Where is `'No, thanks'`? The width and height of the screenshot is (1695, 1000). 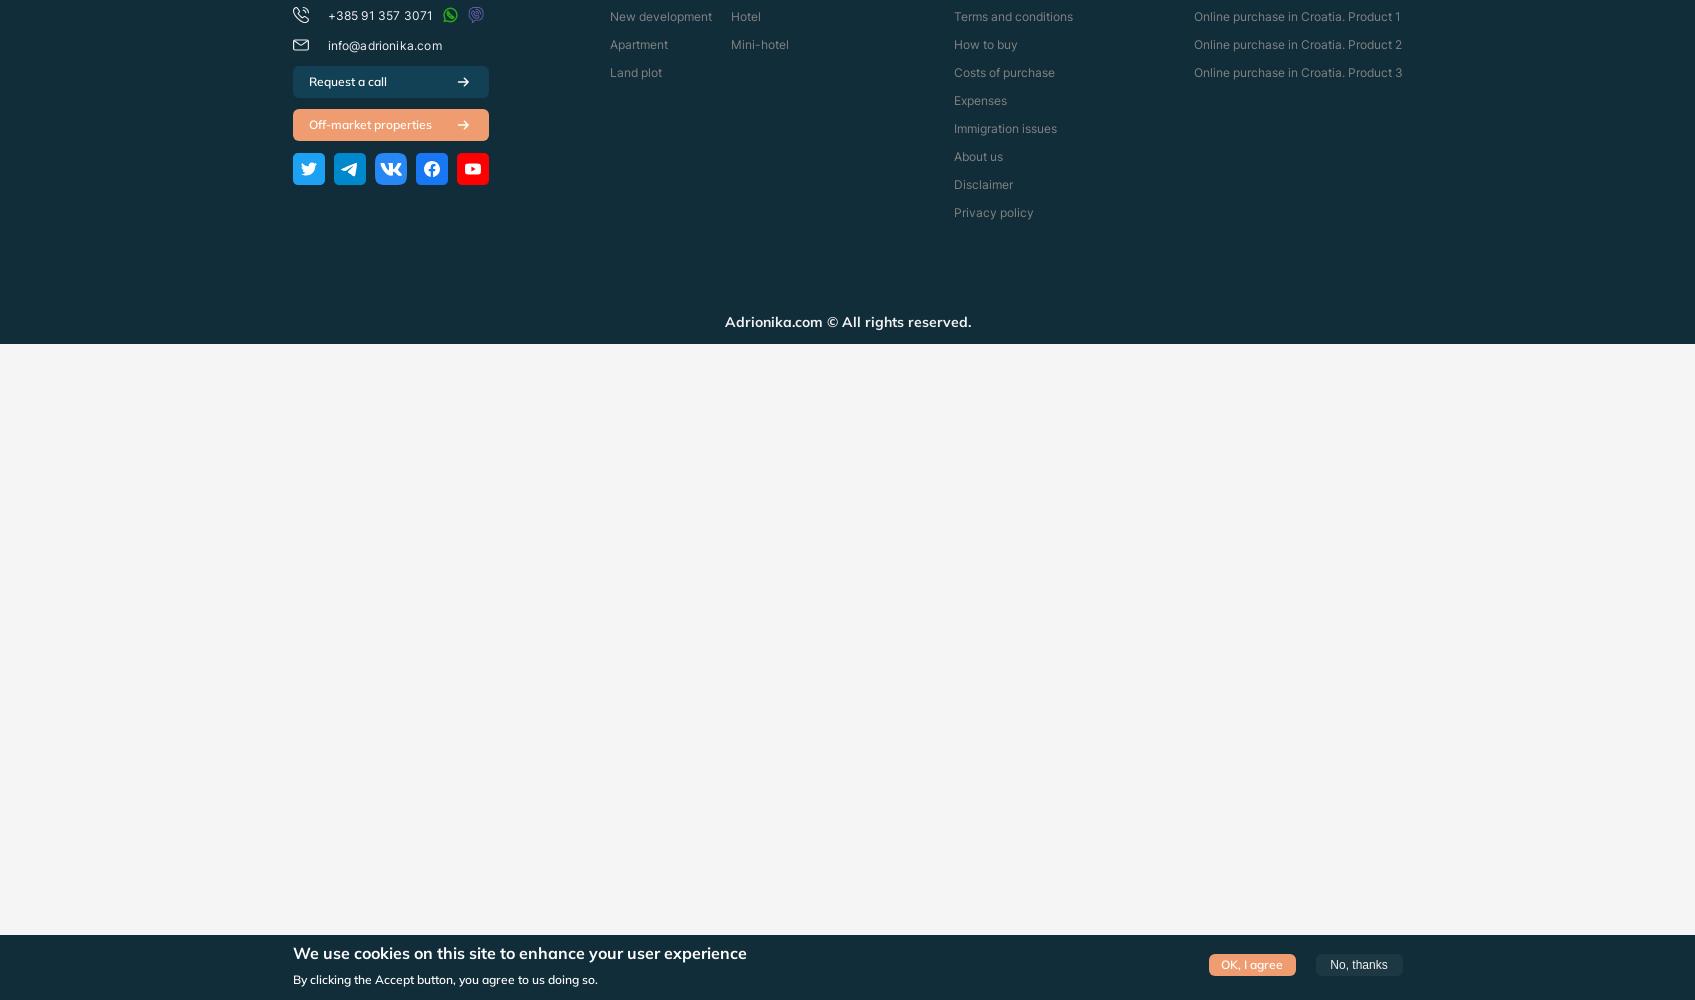
'No, thanks' is located at coordinates (1358, 964).